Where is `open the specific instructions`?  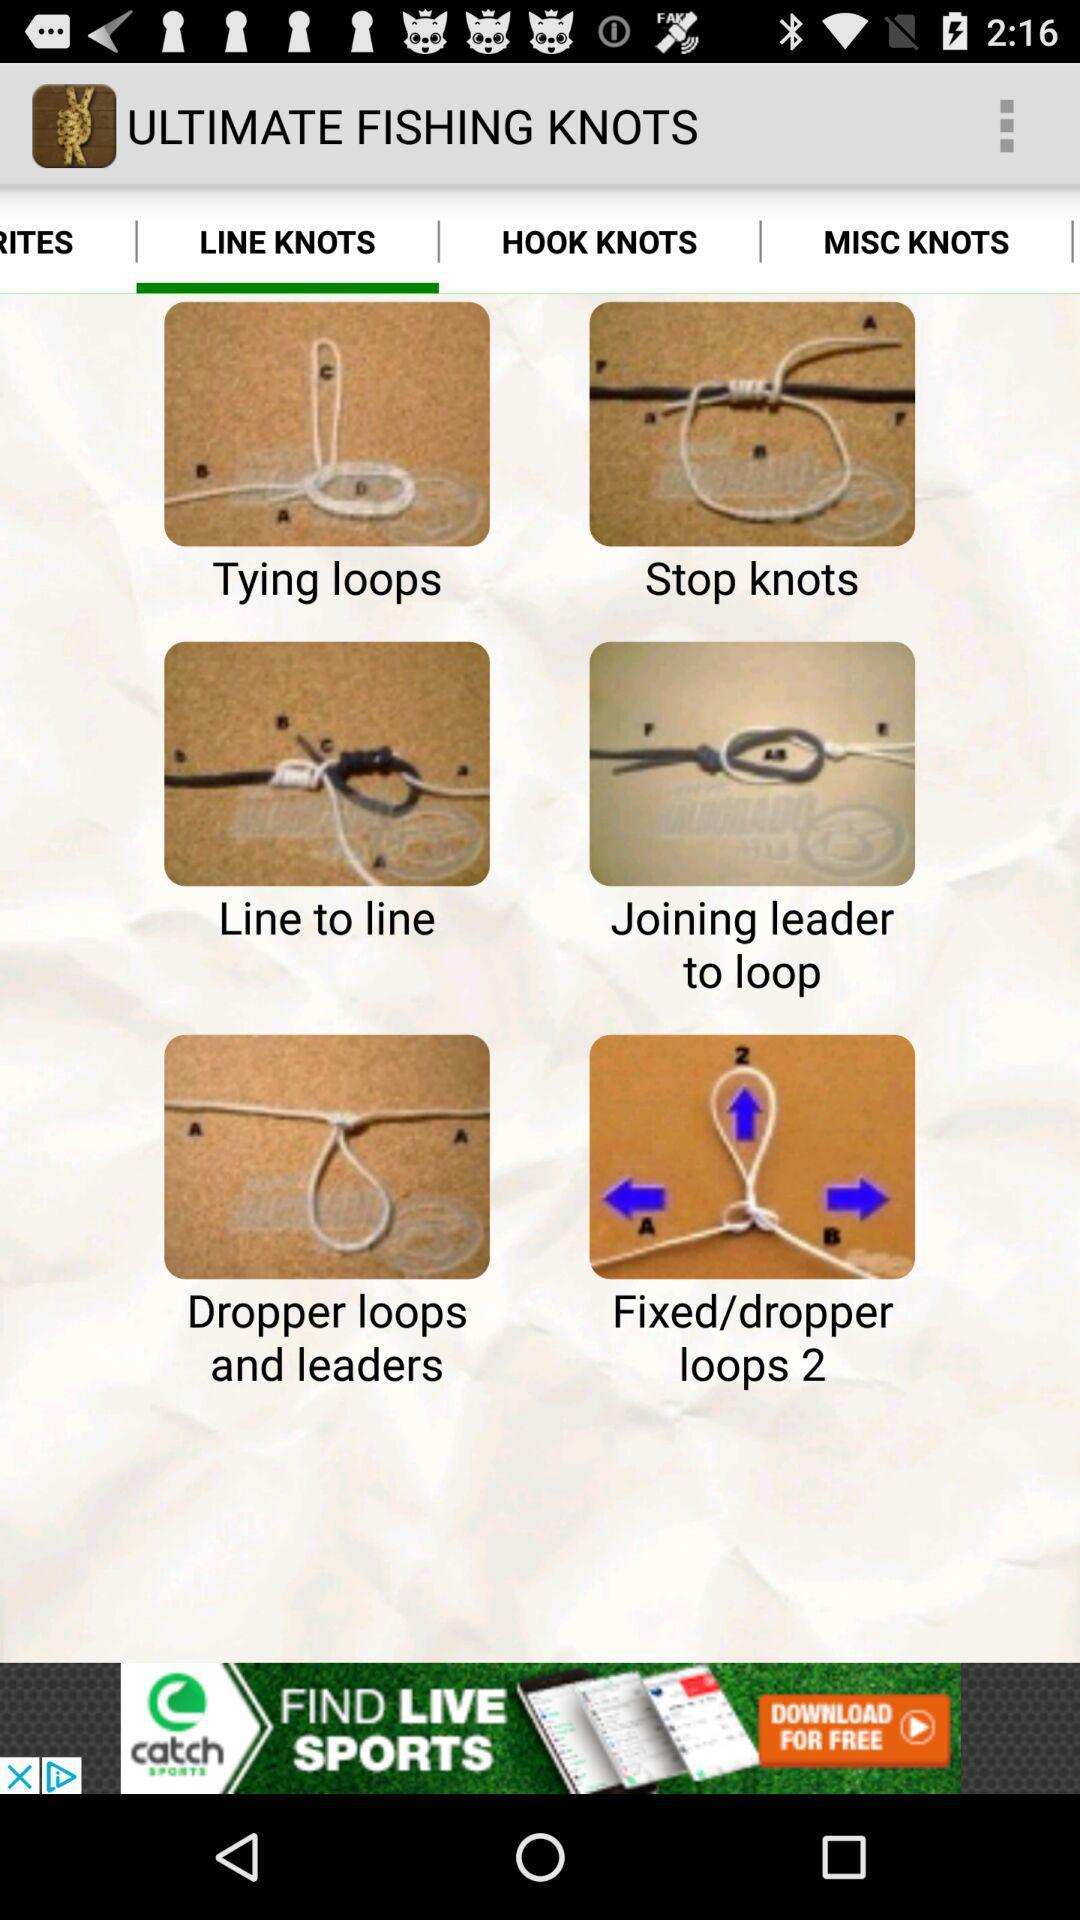 open the specific instructions is located at coordinates (326, 1156).